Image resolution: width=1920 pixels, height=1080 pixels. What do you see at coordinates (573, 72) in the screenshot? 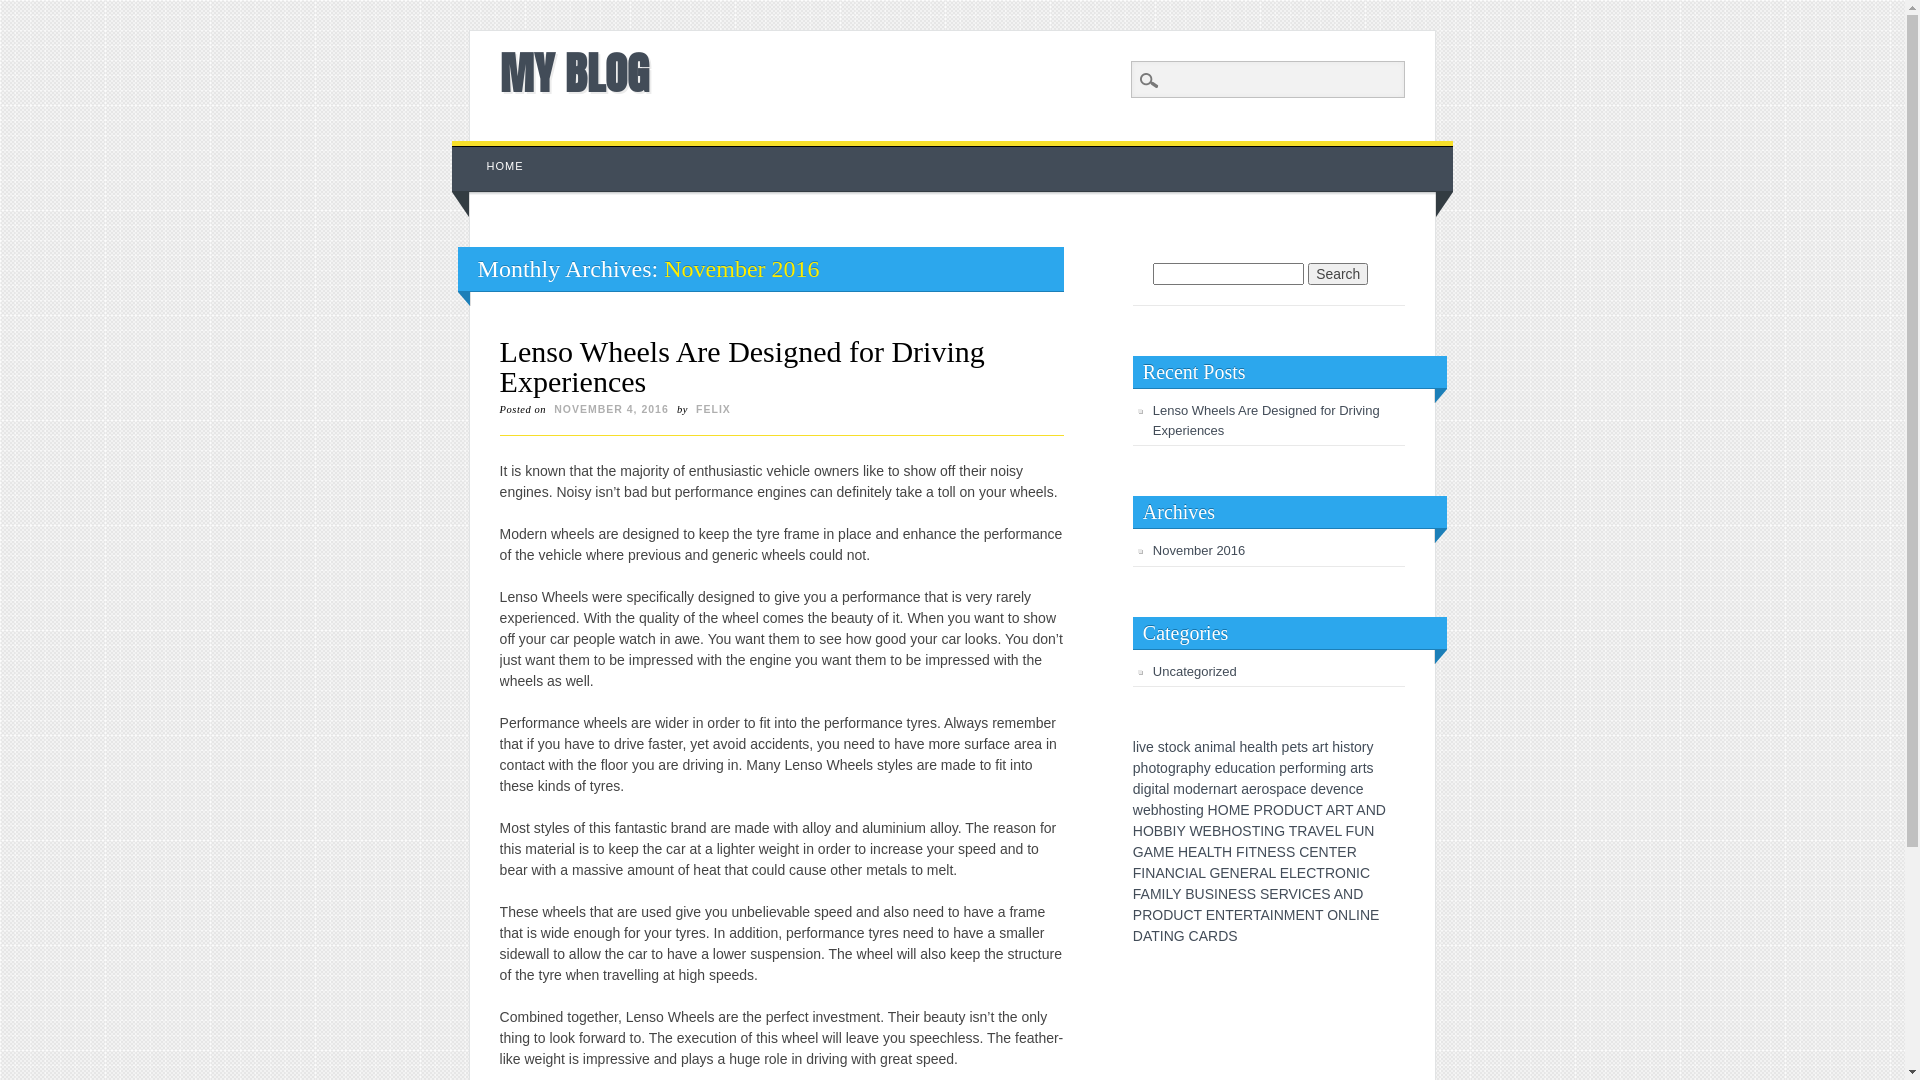
I see `'MY BLOG'` at bounding box center [573, 72].